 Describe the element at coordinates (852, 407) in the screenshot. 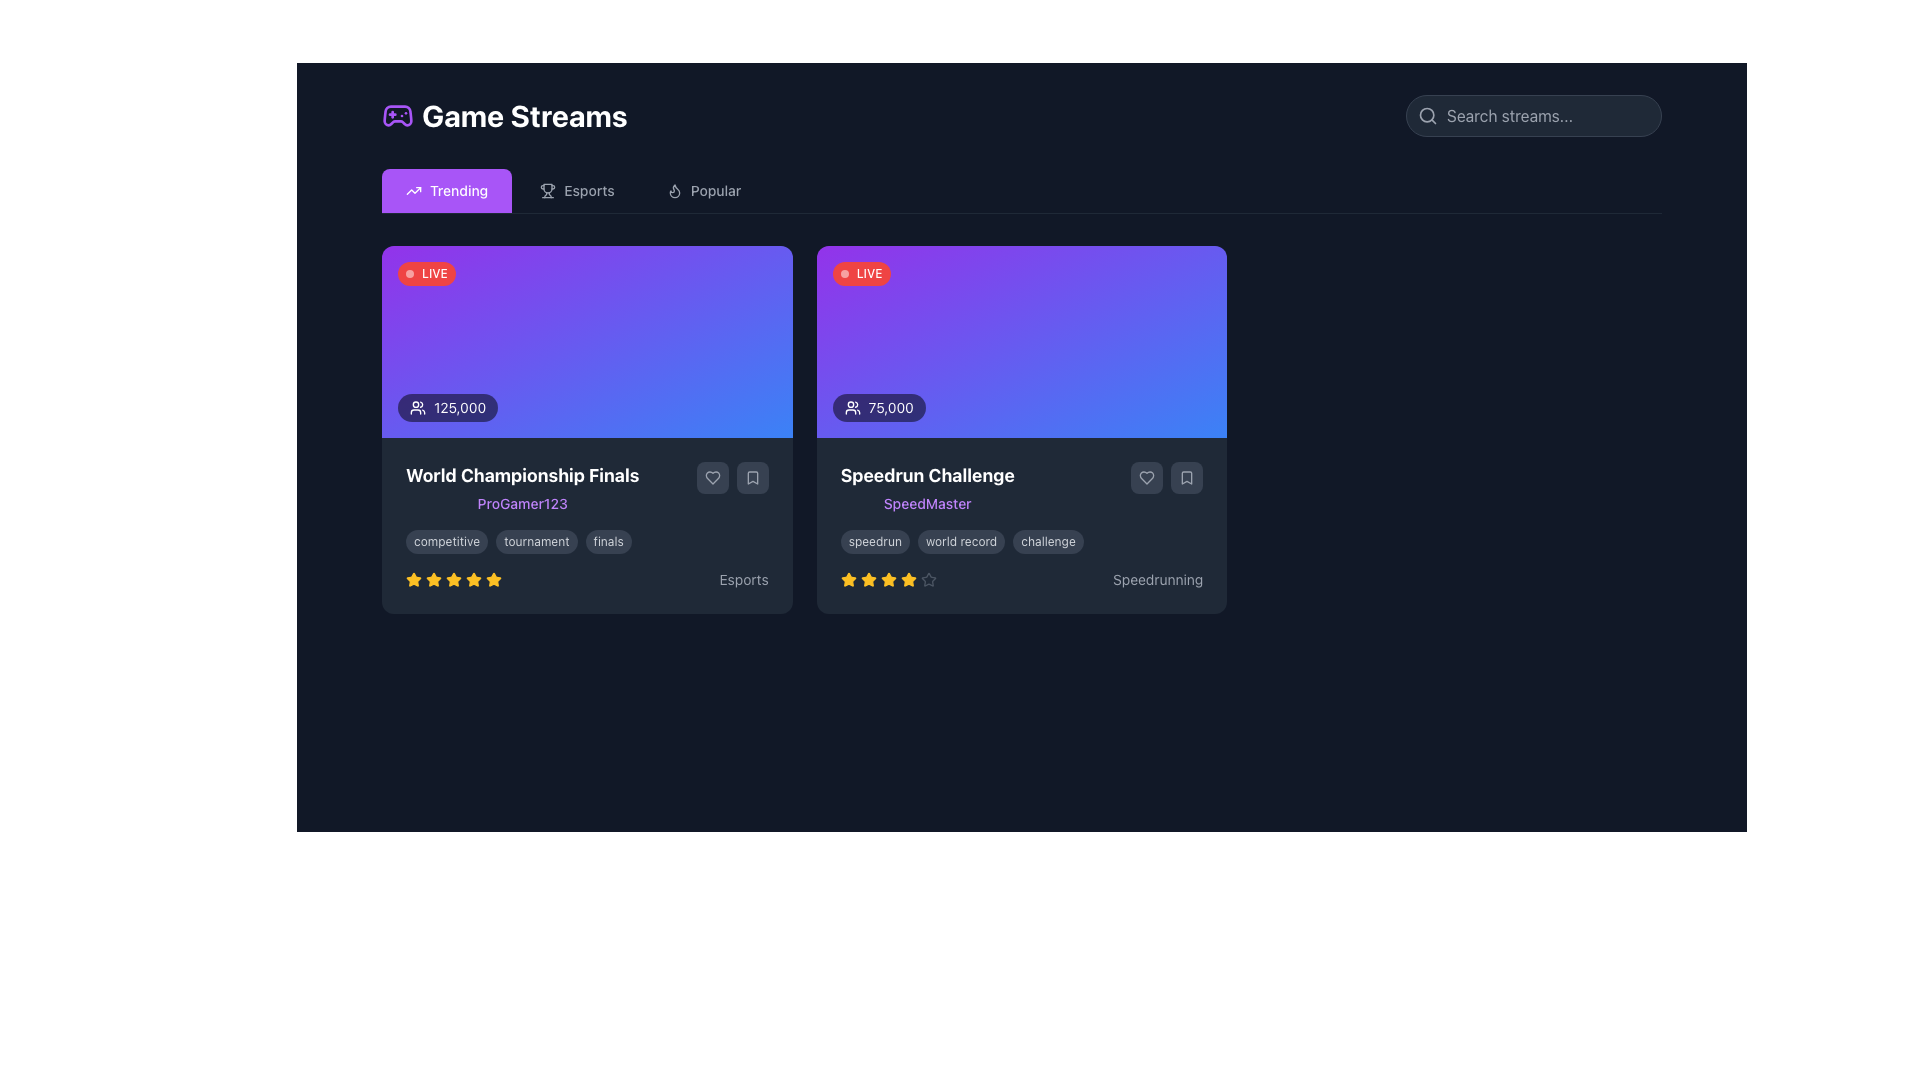

I see `the viewer count icon located at the bottom-left corner of the second card in the horizontal list, next to the text displaying '75,000'` at that location.